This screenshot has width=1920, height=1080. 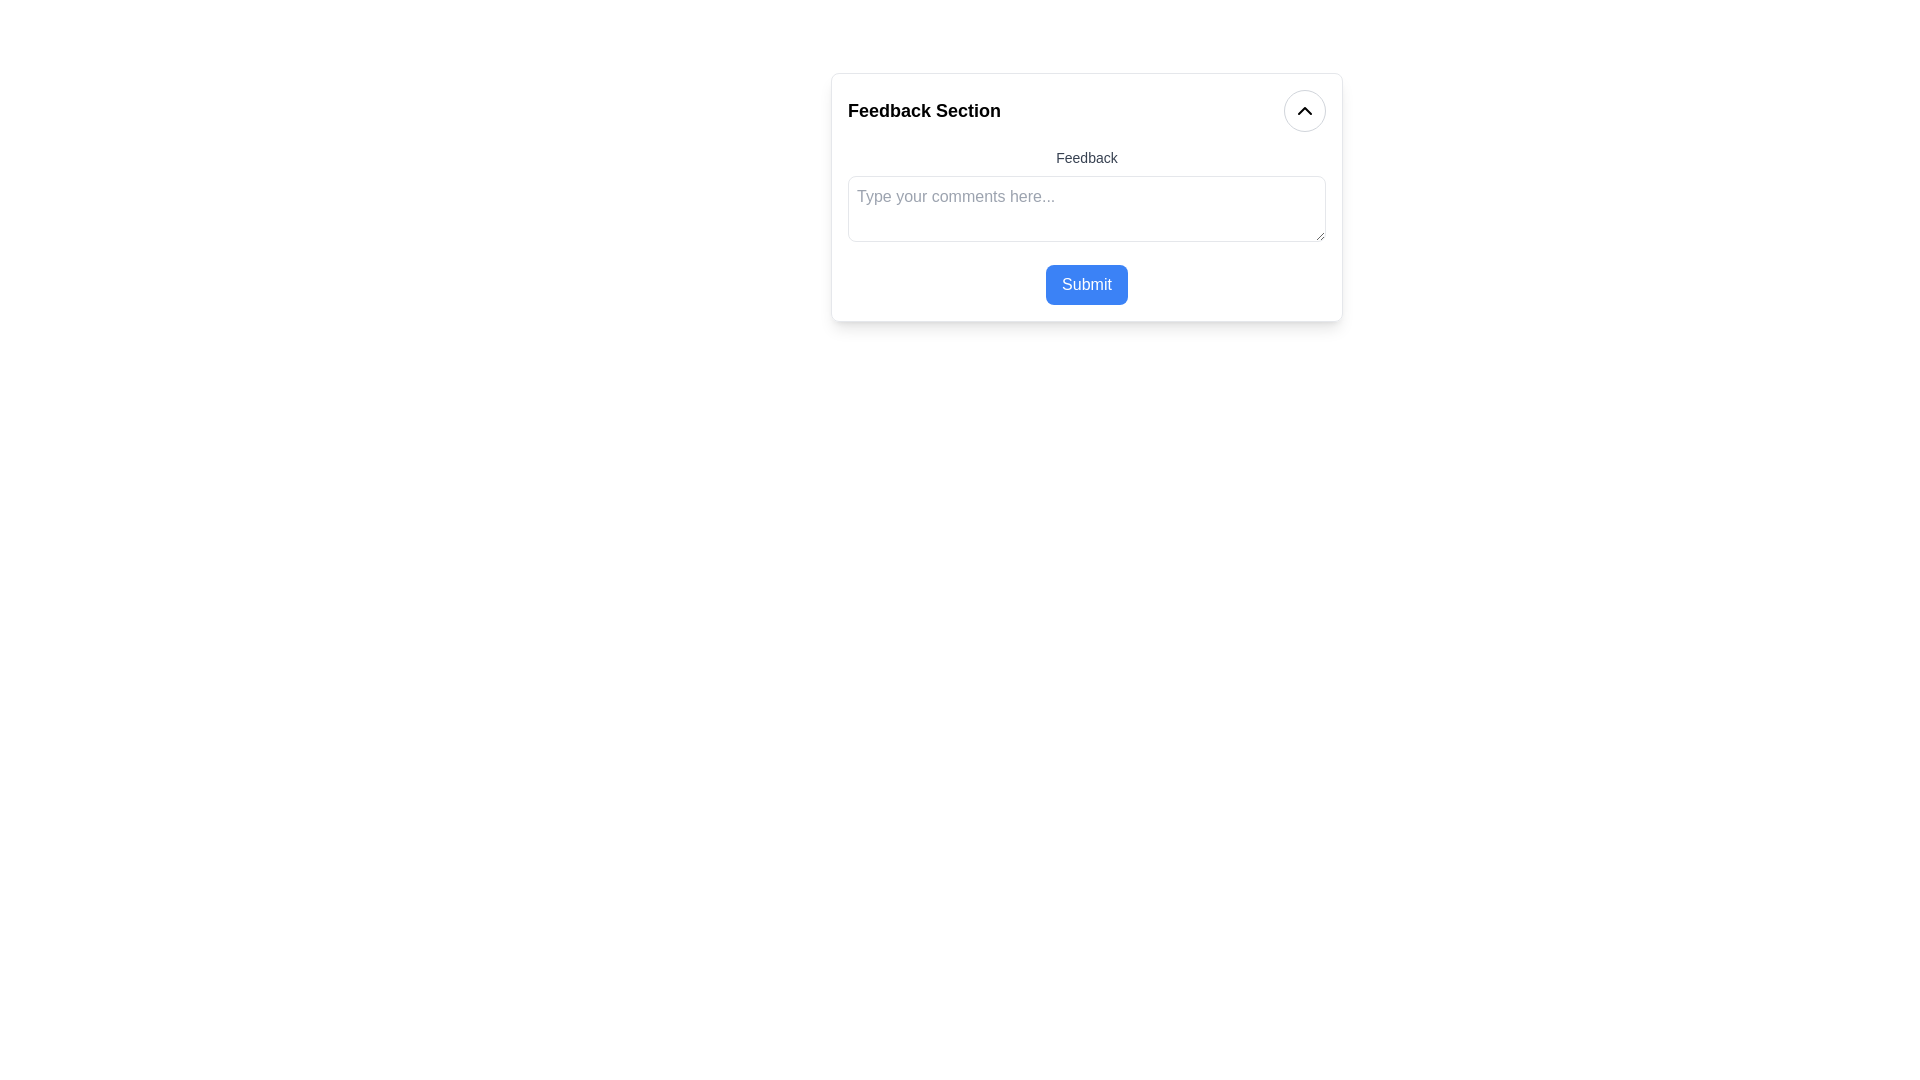 I want to click on the 'Submit' button, which is a rectangular button with rounded corners, solid blue color, and white text, located in the 'Feedback Section' below the comment text box, so click(x=1085, y=285).